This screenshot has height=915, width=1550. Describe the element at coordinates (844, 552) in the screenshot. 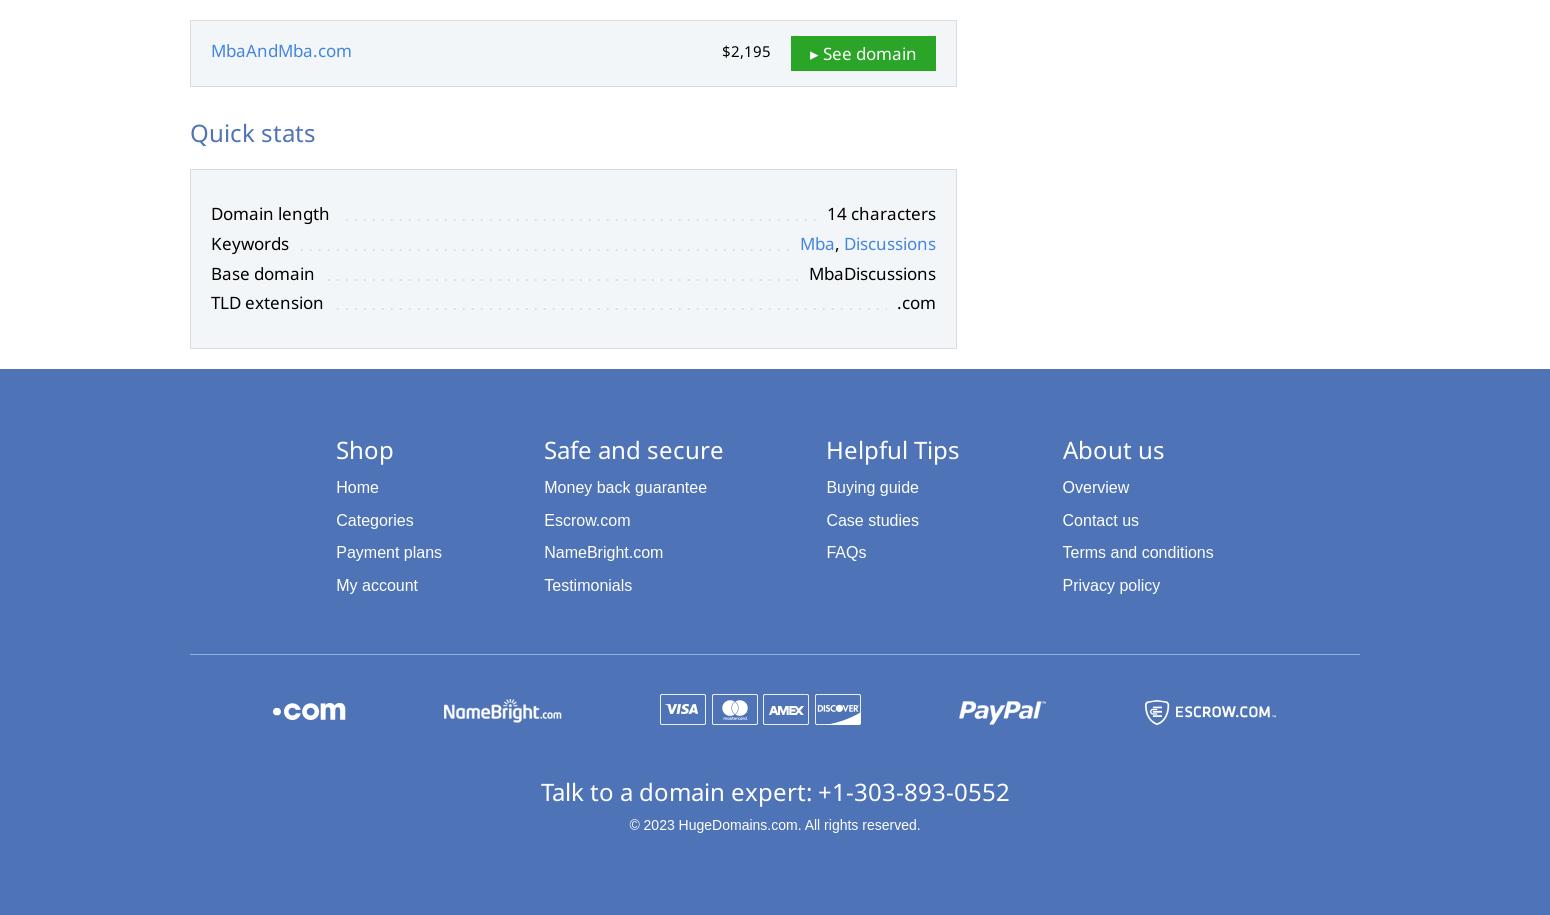

I see `'FAQs'` at that location.